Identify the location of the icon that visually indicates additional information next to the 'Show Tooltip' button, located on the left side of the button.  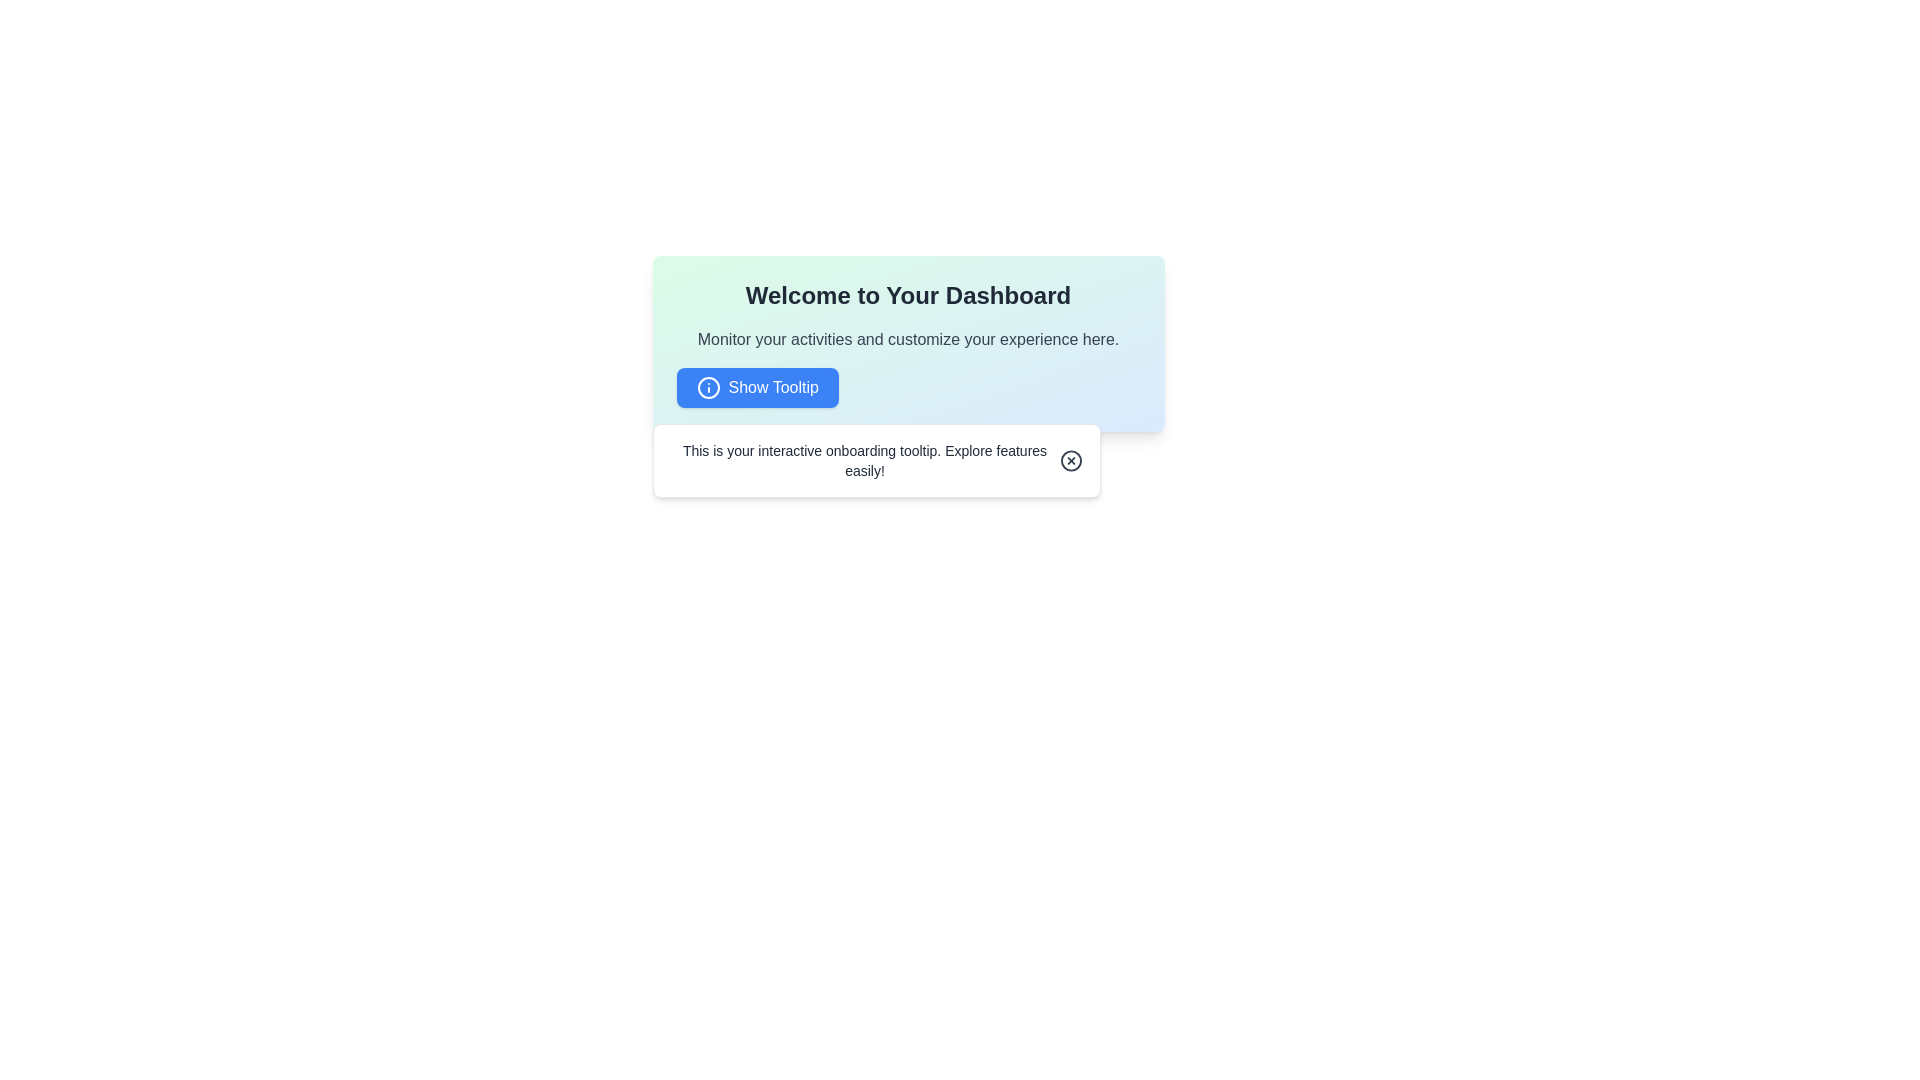
(708, 388).